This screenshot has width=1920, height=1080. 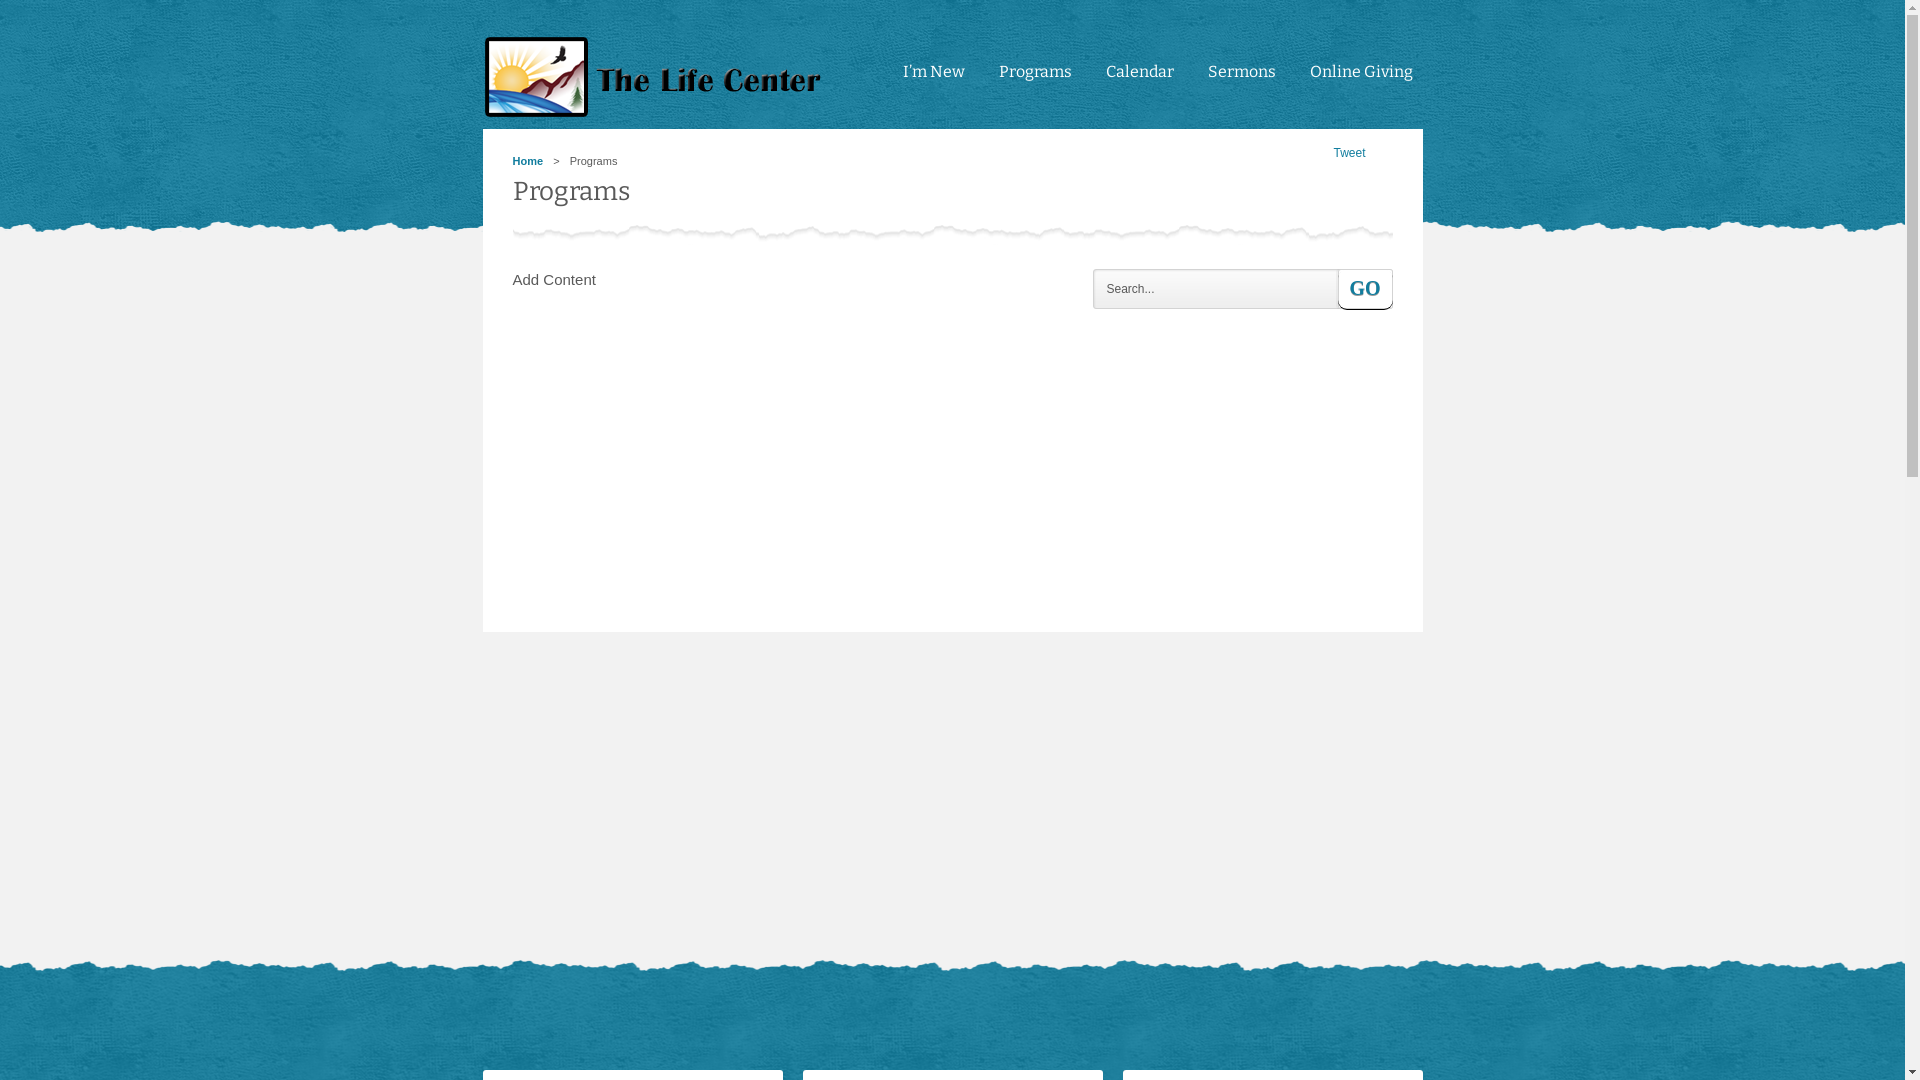 I want to click on 'Calendar', so click(x=1140, y=80).